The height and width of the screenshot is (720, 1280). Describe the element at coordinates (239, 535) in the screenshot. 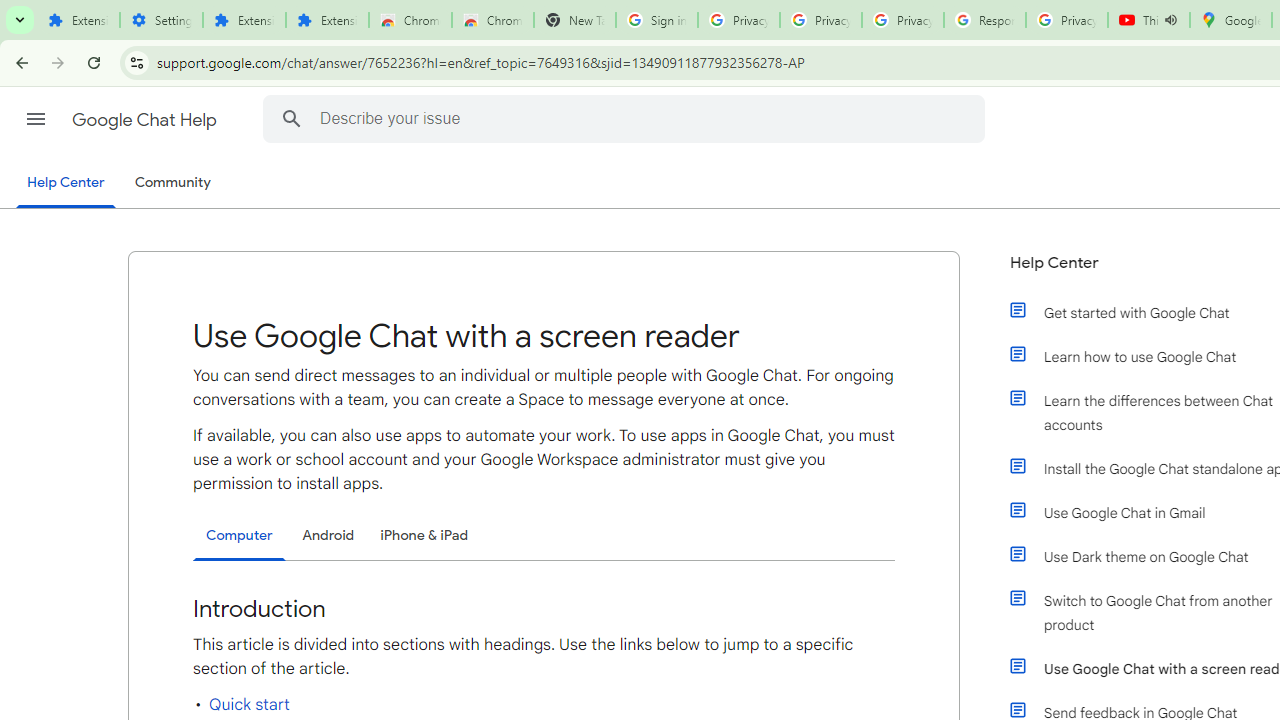

I see `'Computer'` at that location.